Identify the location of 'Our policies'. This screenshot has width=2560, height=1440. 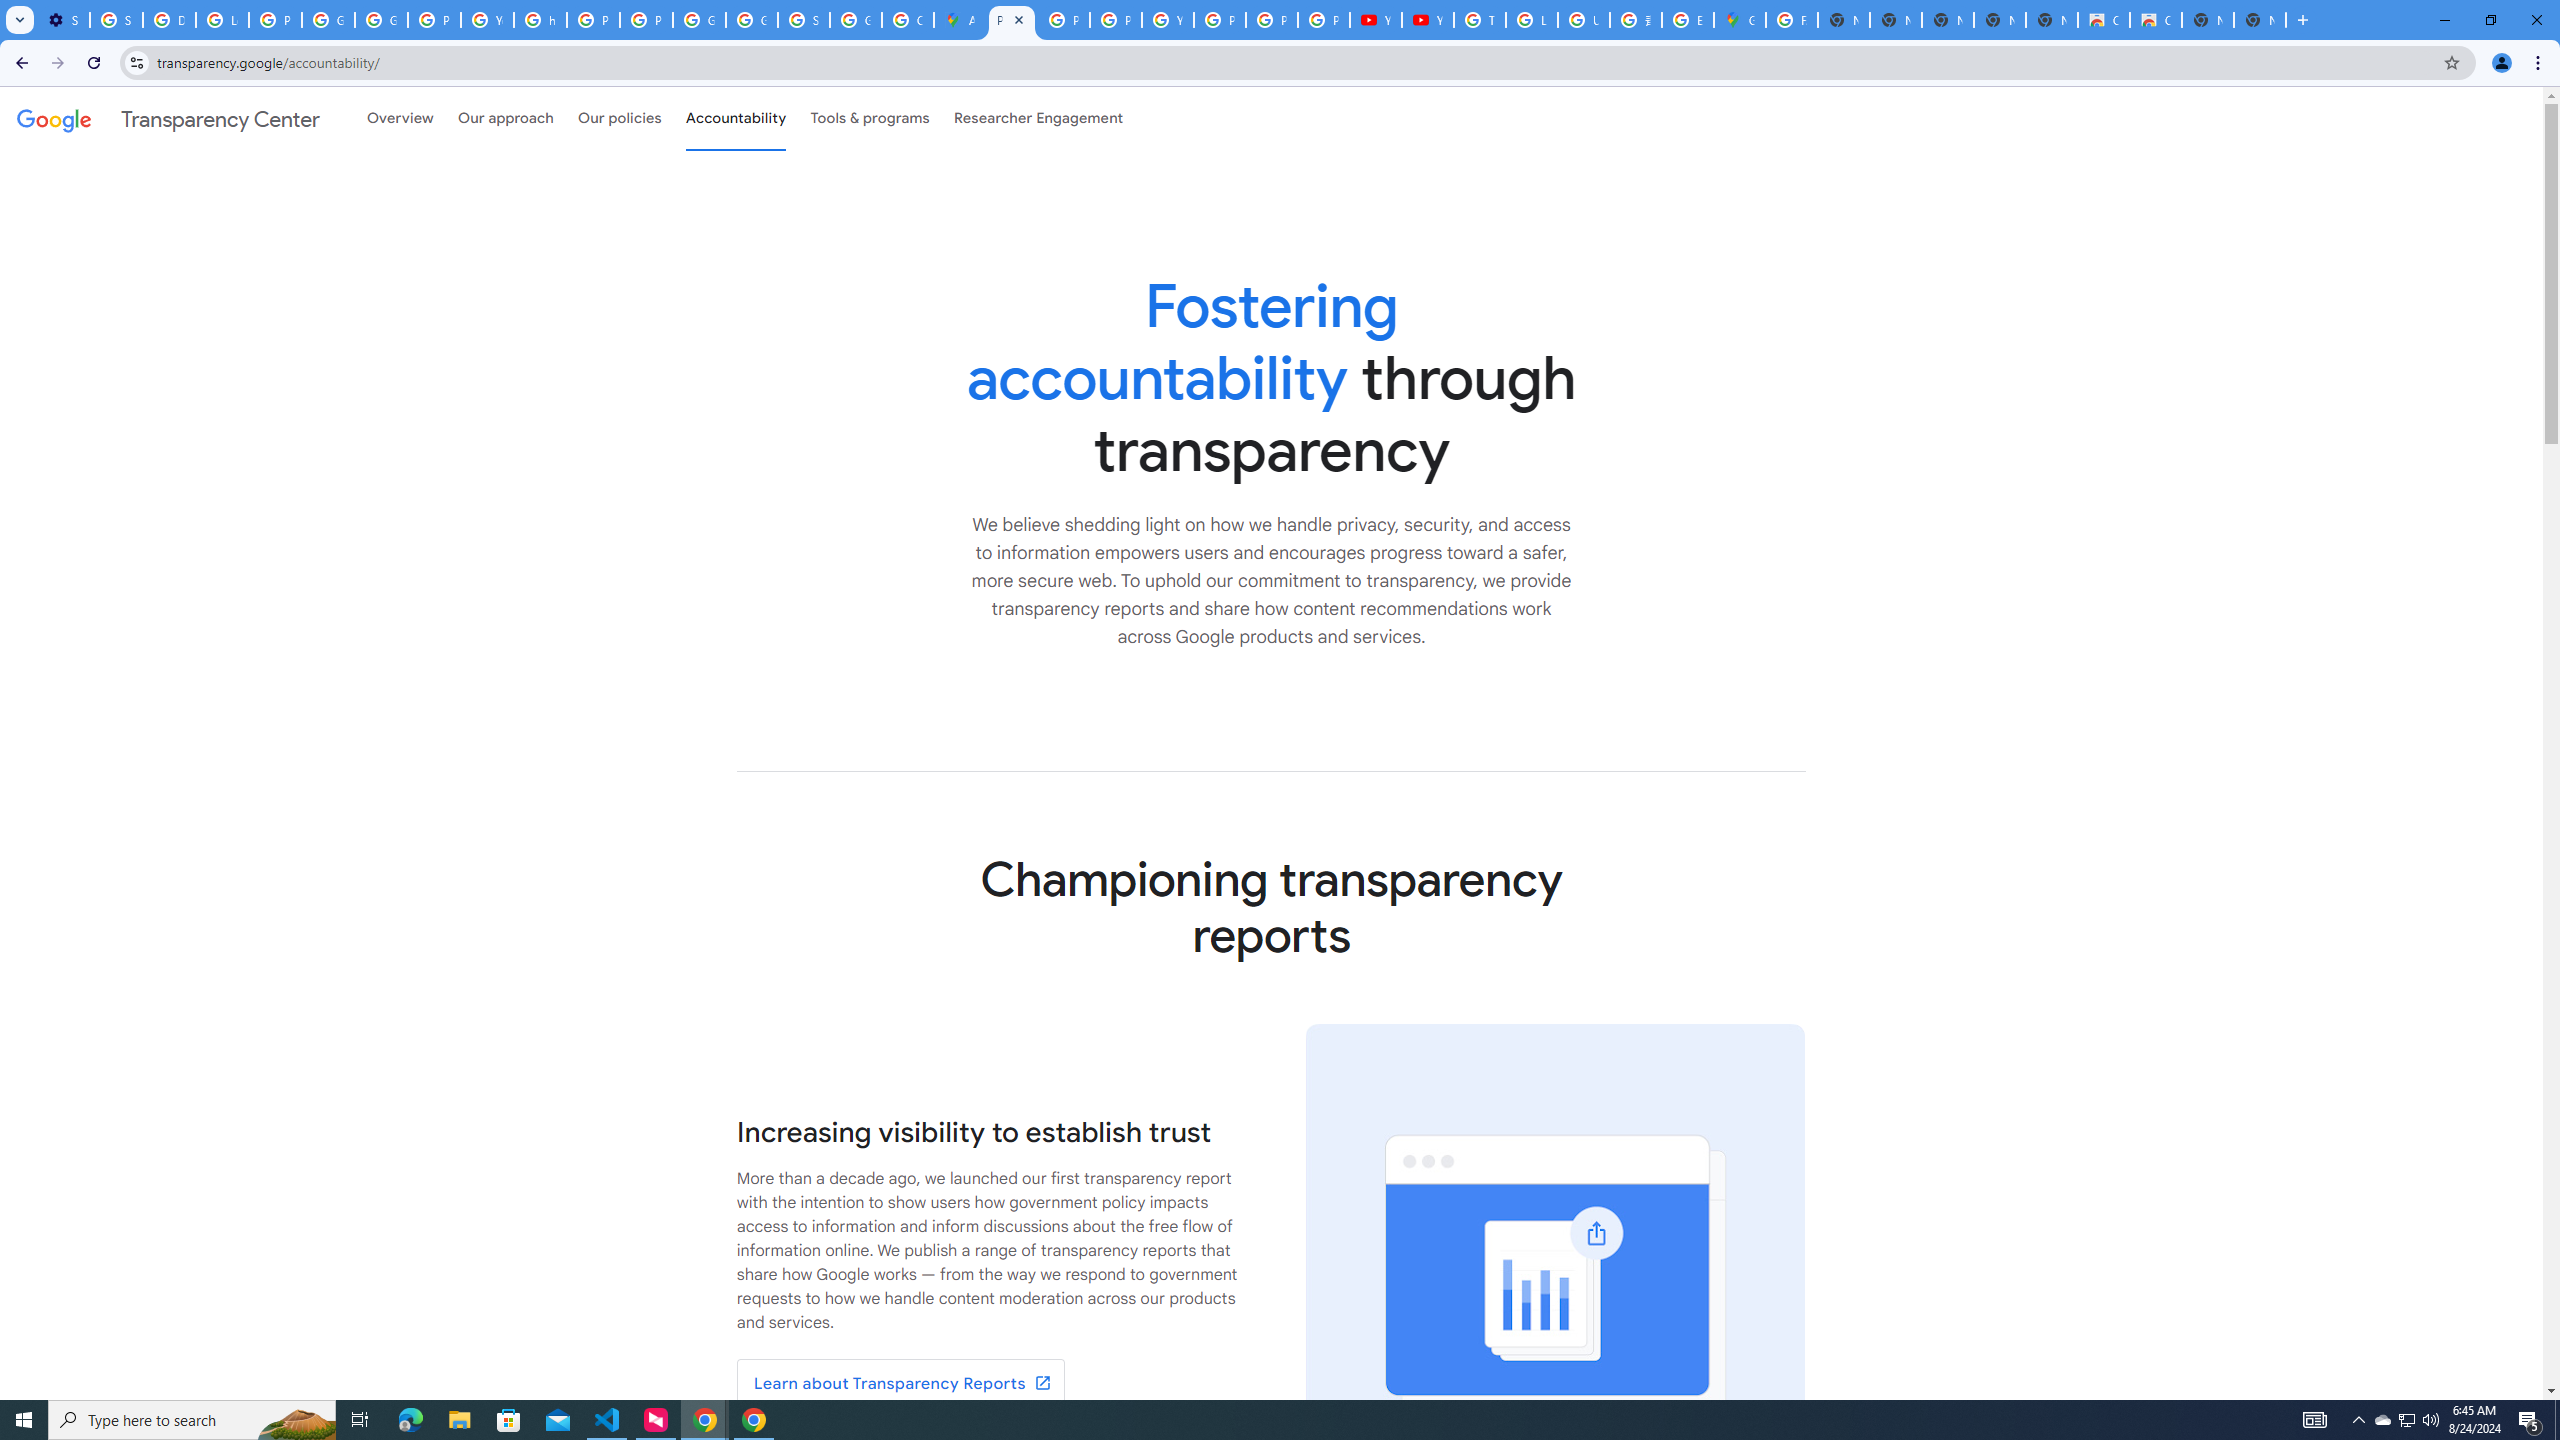
(619, 118).